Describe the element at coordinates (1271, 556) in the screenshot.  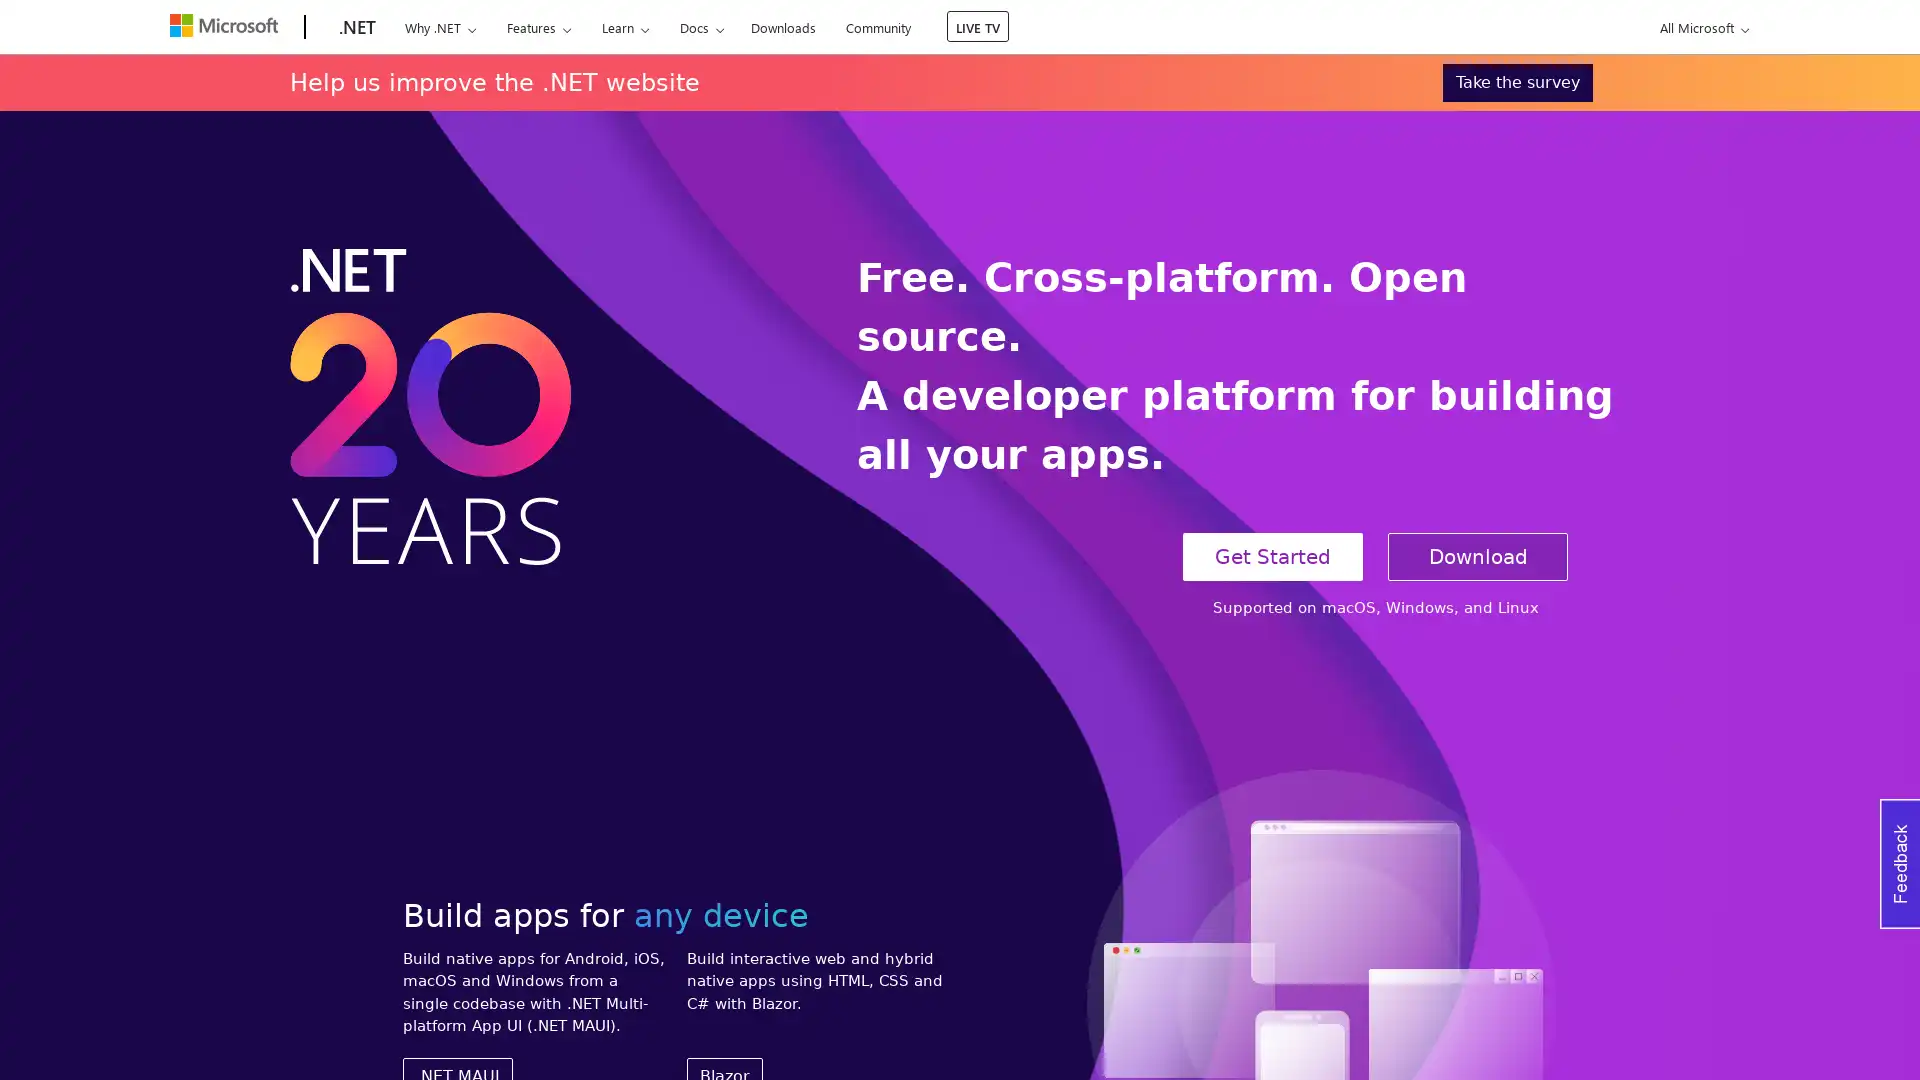
I see `Get Started` at that location.